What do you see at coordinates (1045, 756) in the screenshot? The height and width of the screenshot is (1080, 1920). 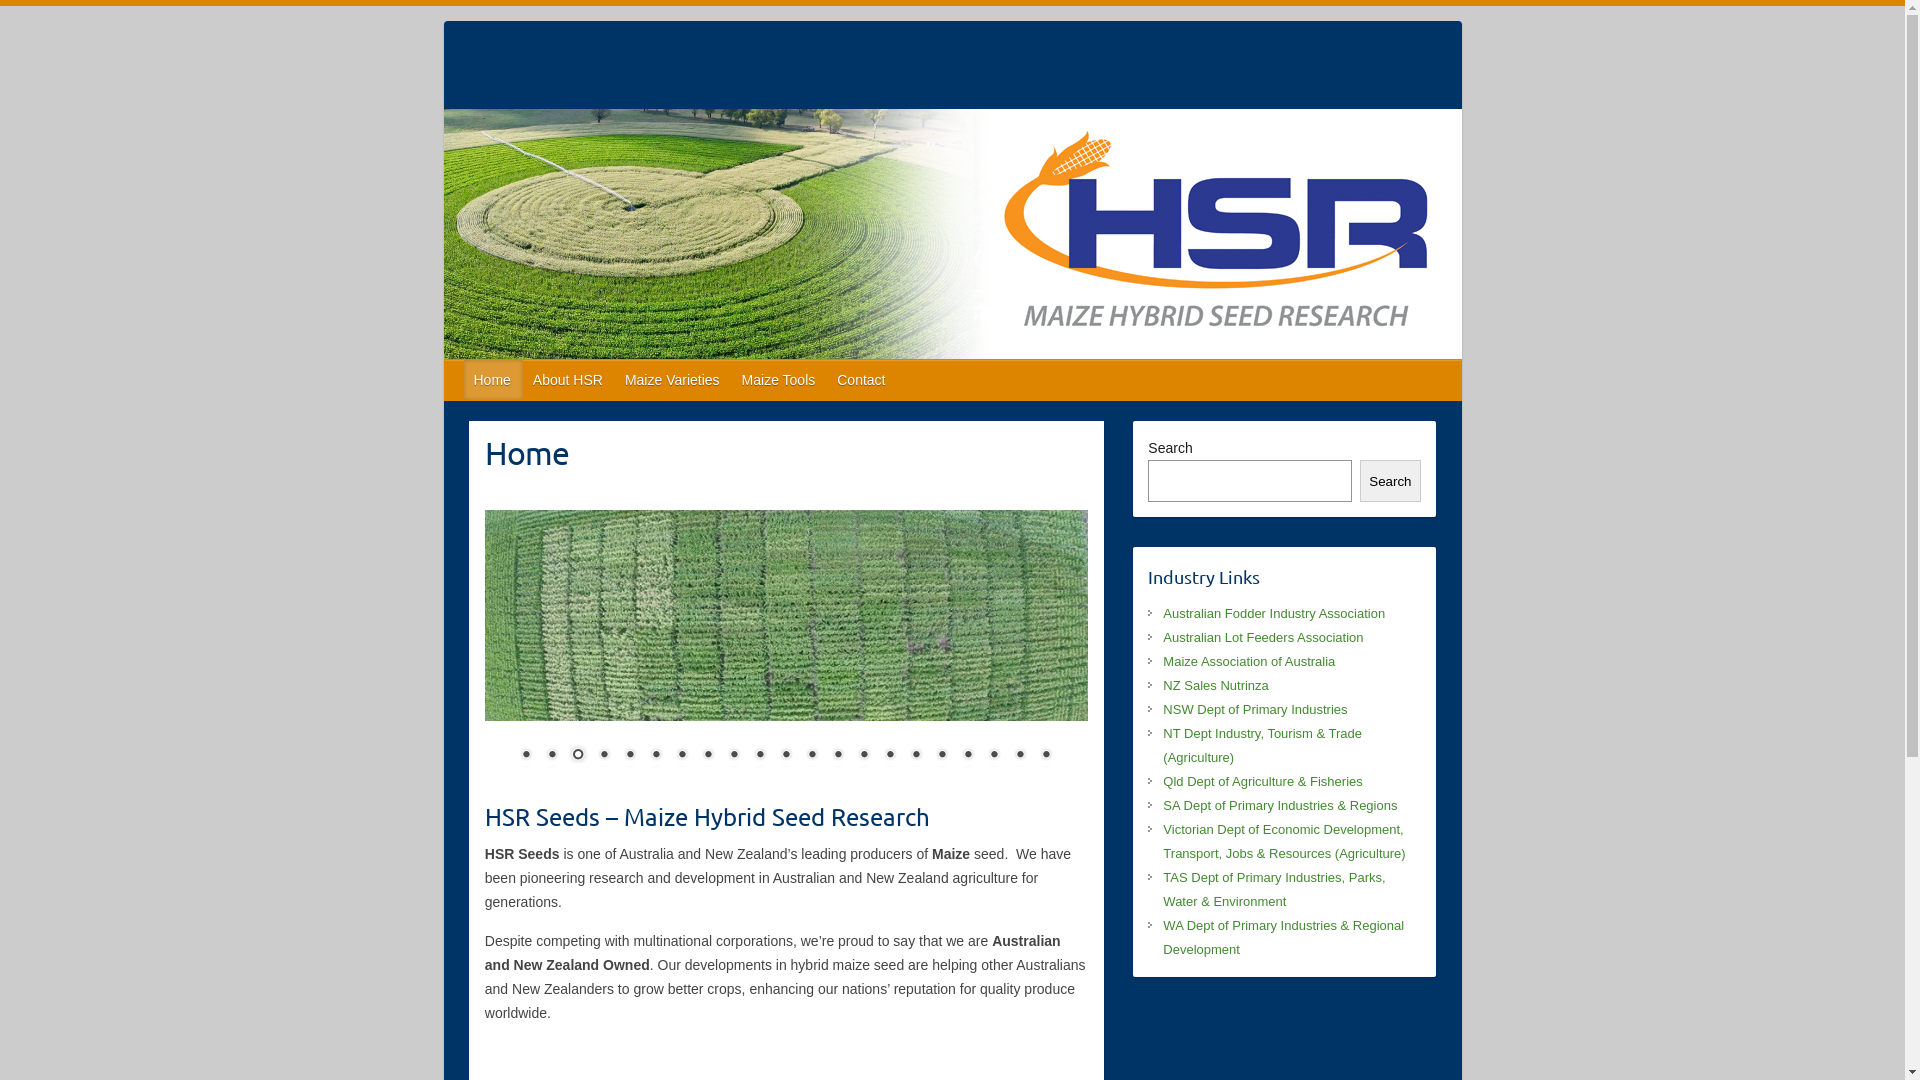 I see `'21'` at bounding box center [1045, 756].